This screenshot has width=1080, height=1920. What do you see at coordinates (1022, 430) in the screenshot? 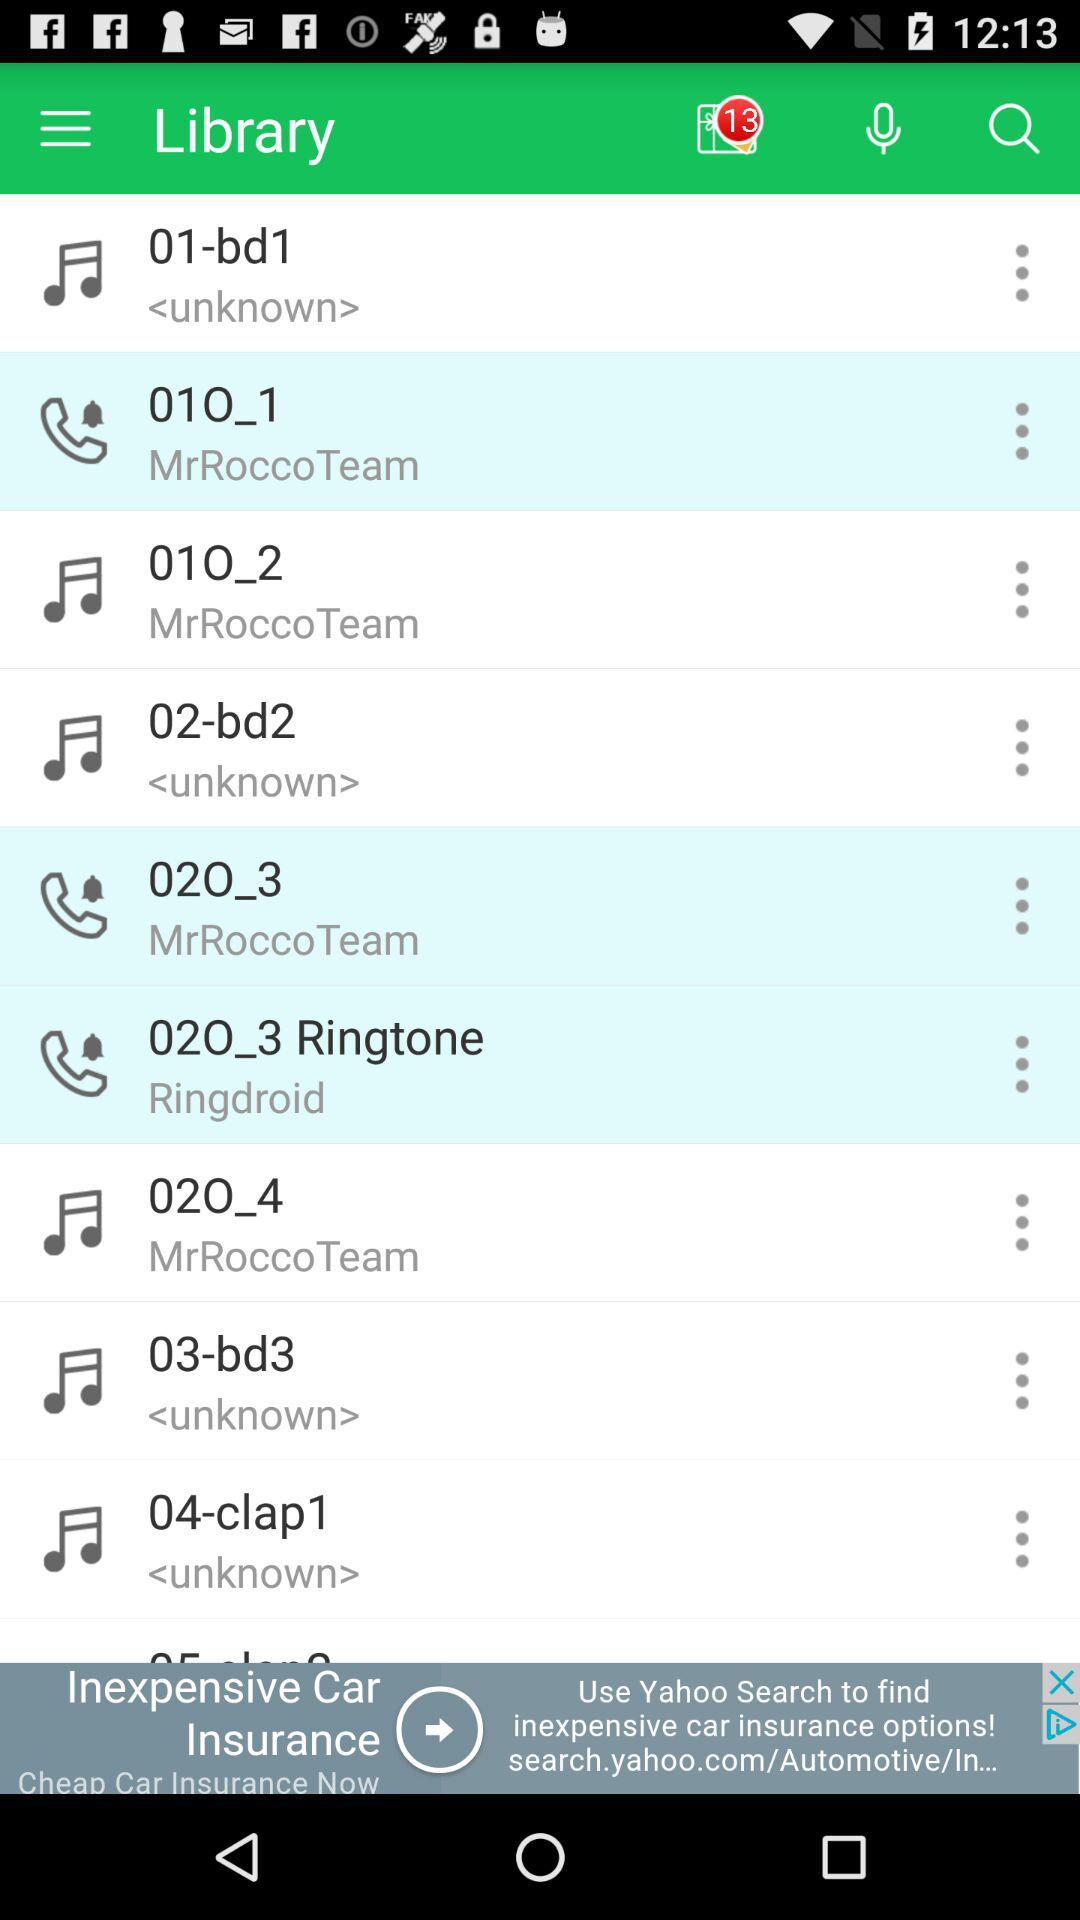
I see `more option` at bounding box center [1022, 430].